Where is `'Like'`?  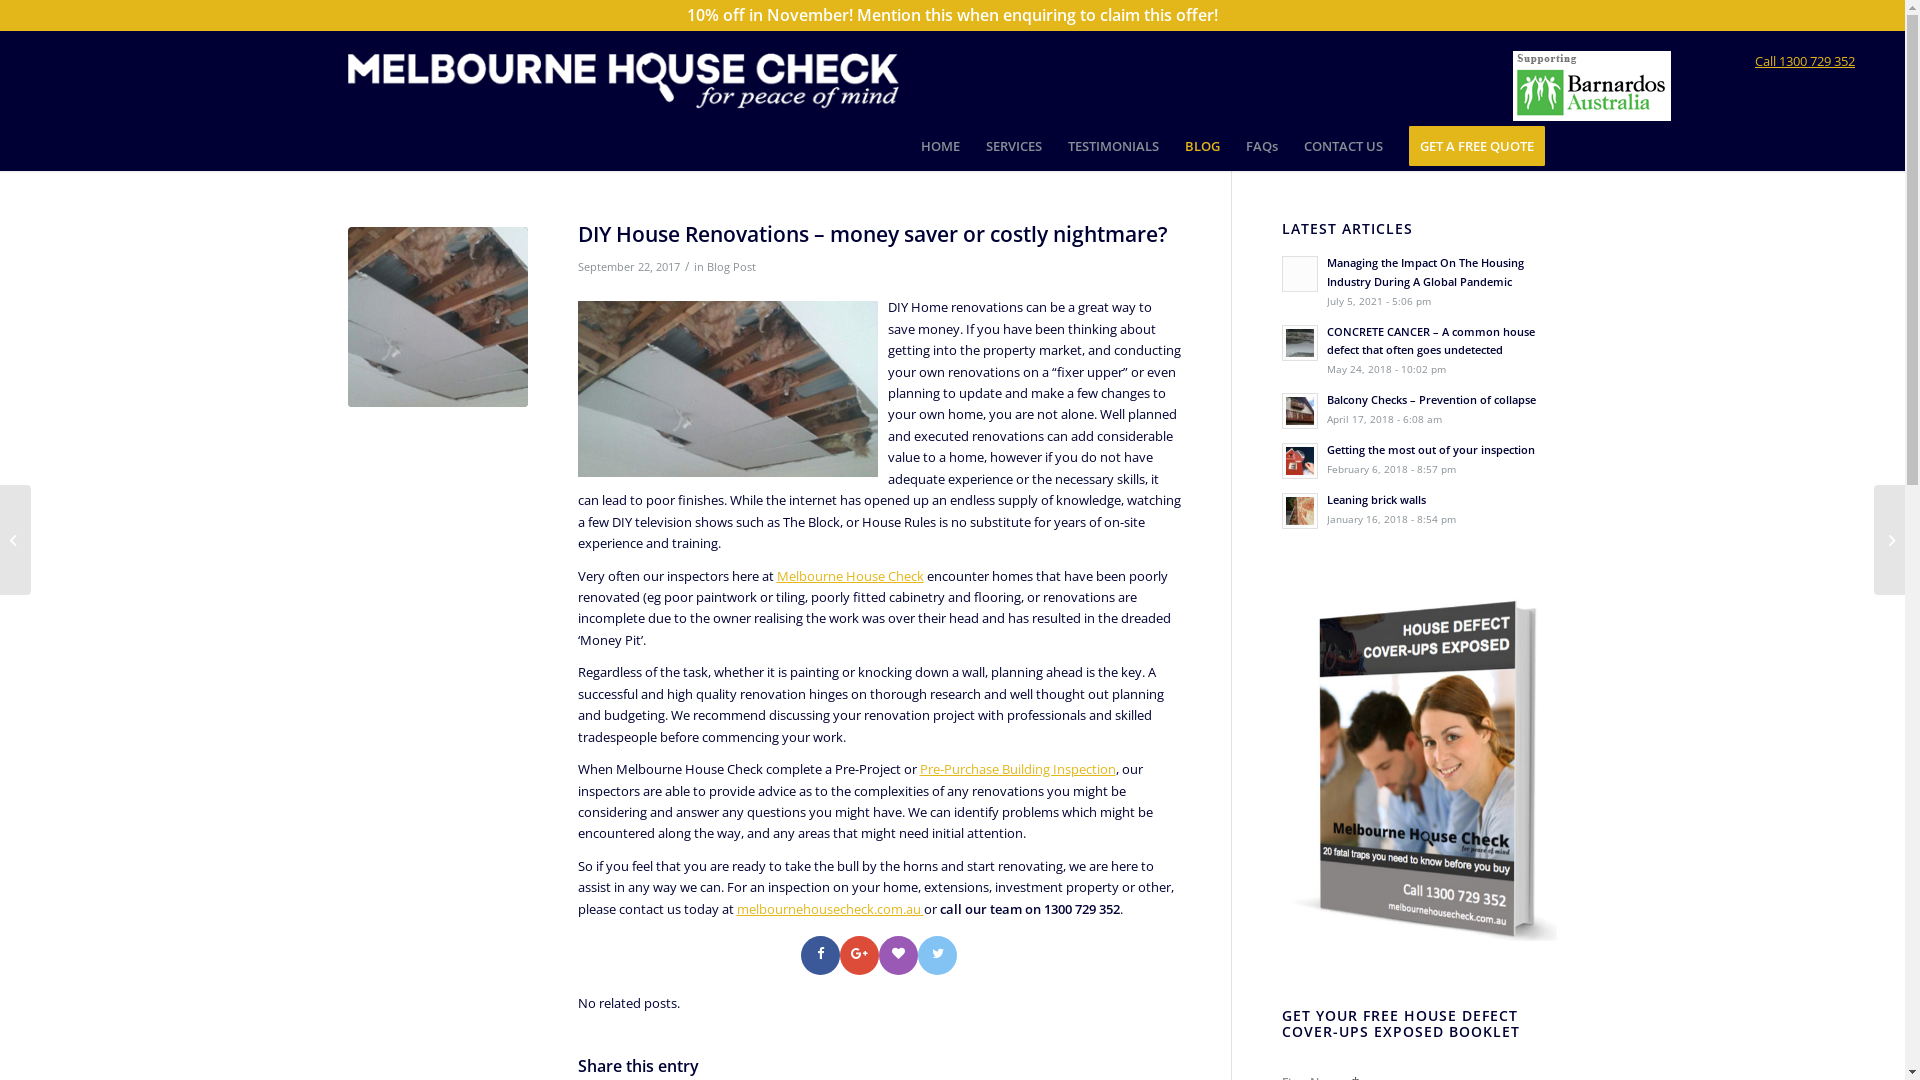 'Like' is located at coordinates (897, 954).